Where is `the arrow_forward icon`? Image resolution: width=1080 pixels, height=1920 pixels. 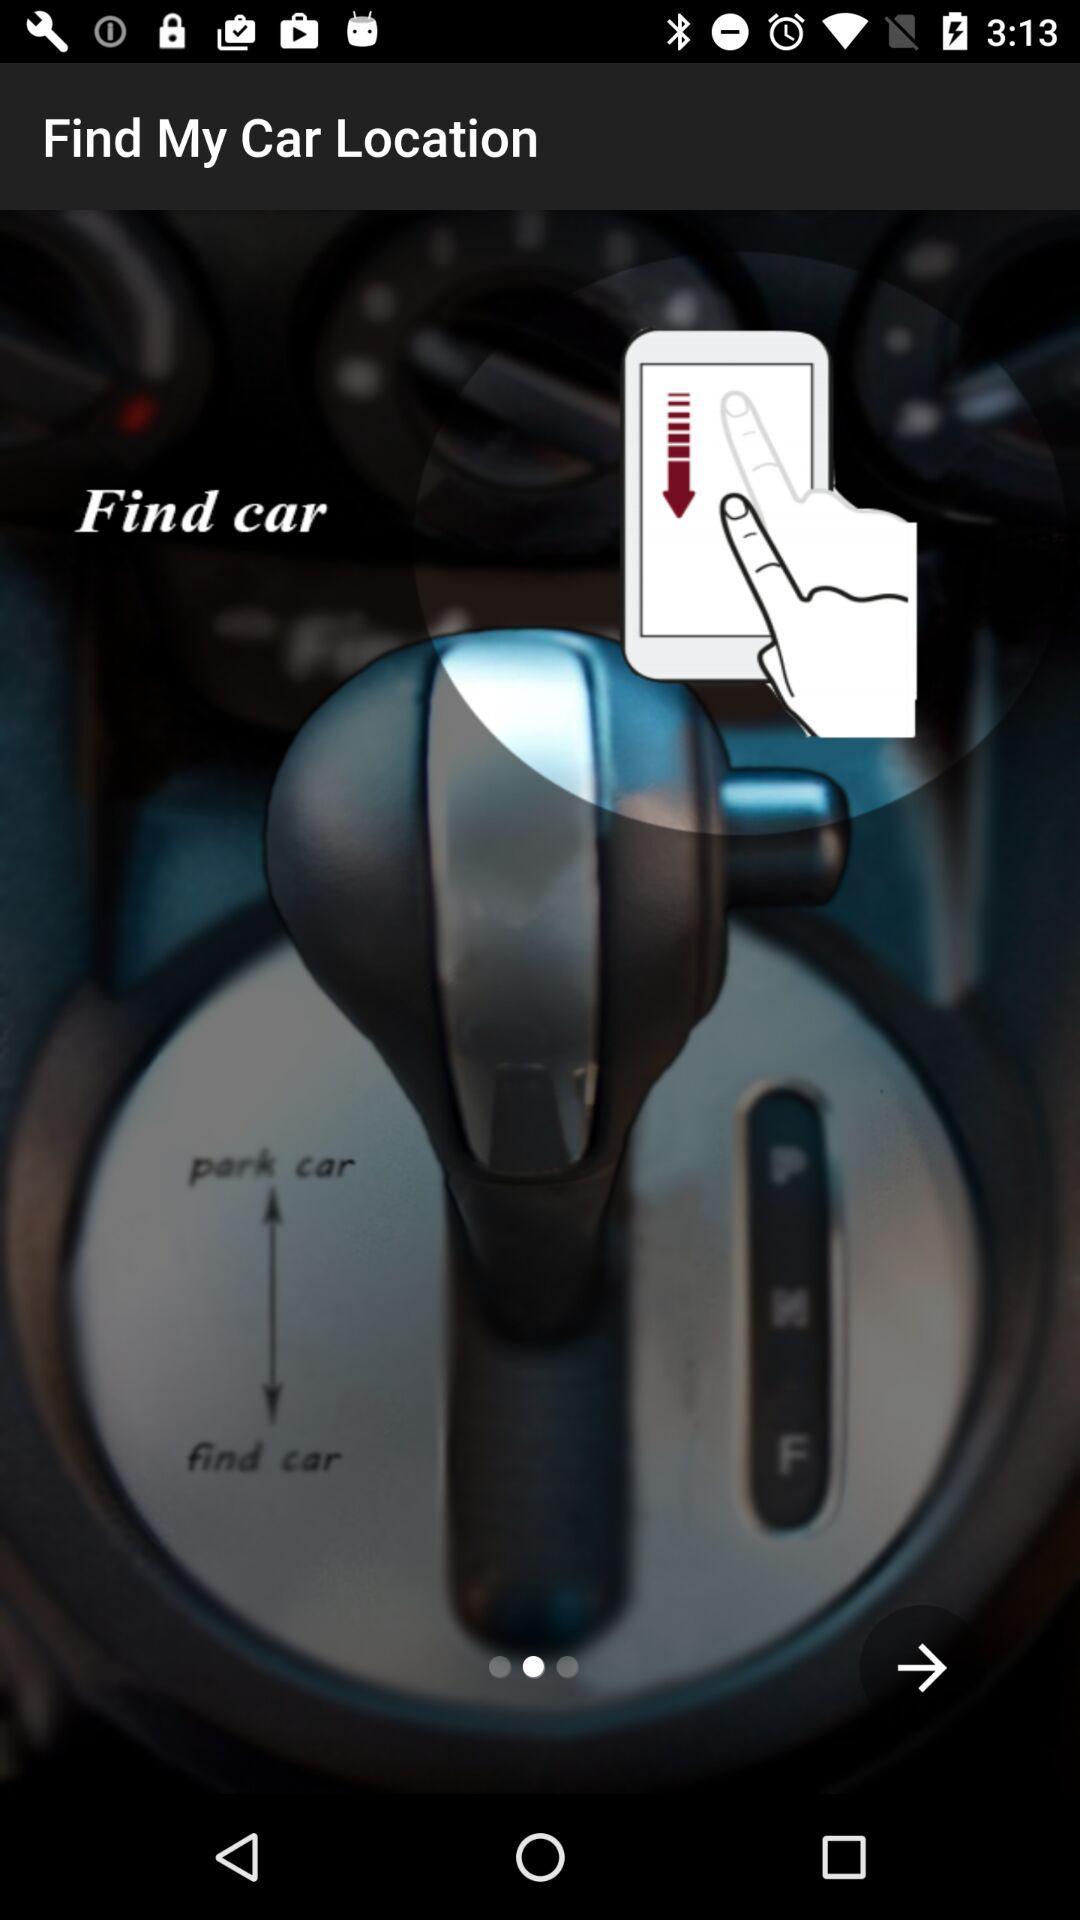
the arrow_forward icon is located at coordinates (922, 1667).